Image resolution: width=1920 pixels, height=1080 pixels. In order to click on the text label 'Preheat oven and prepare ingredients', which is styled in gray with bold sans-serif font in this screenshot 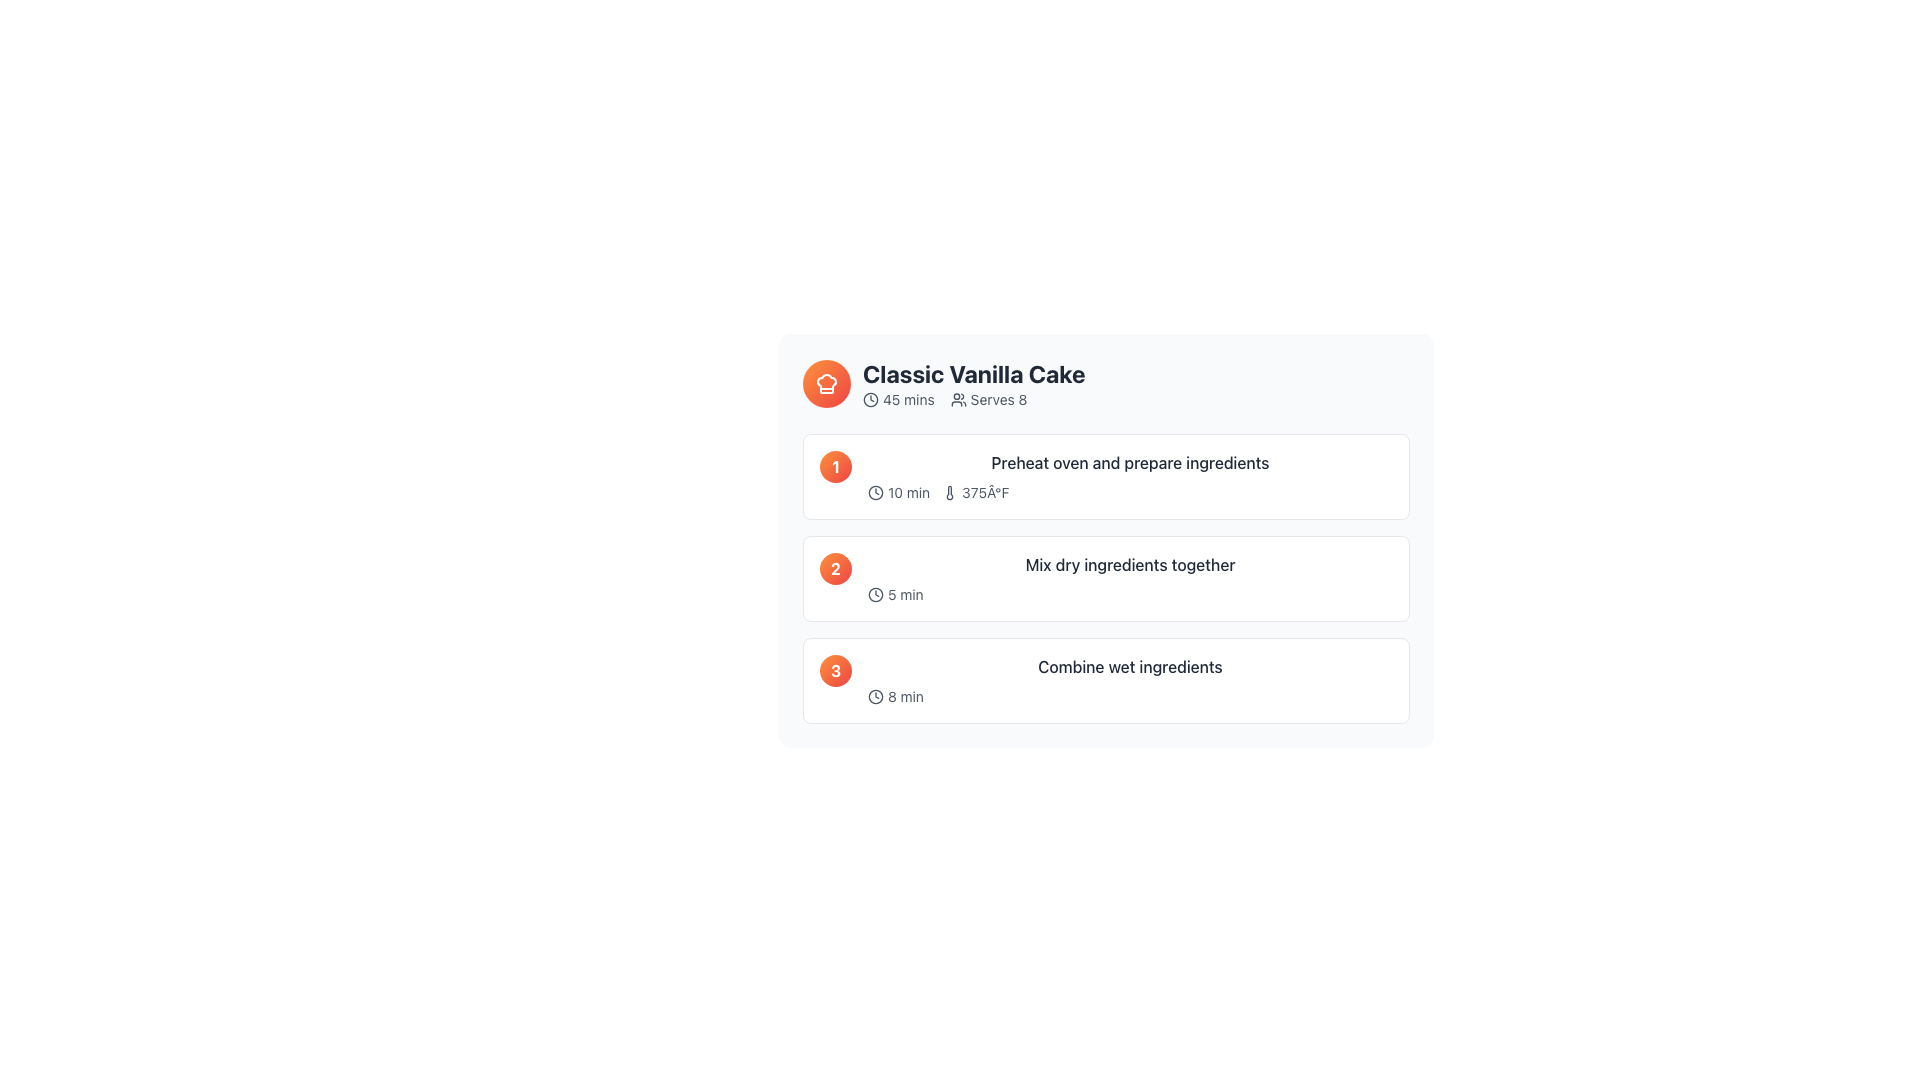, I will do `click(1130, 462)`.